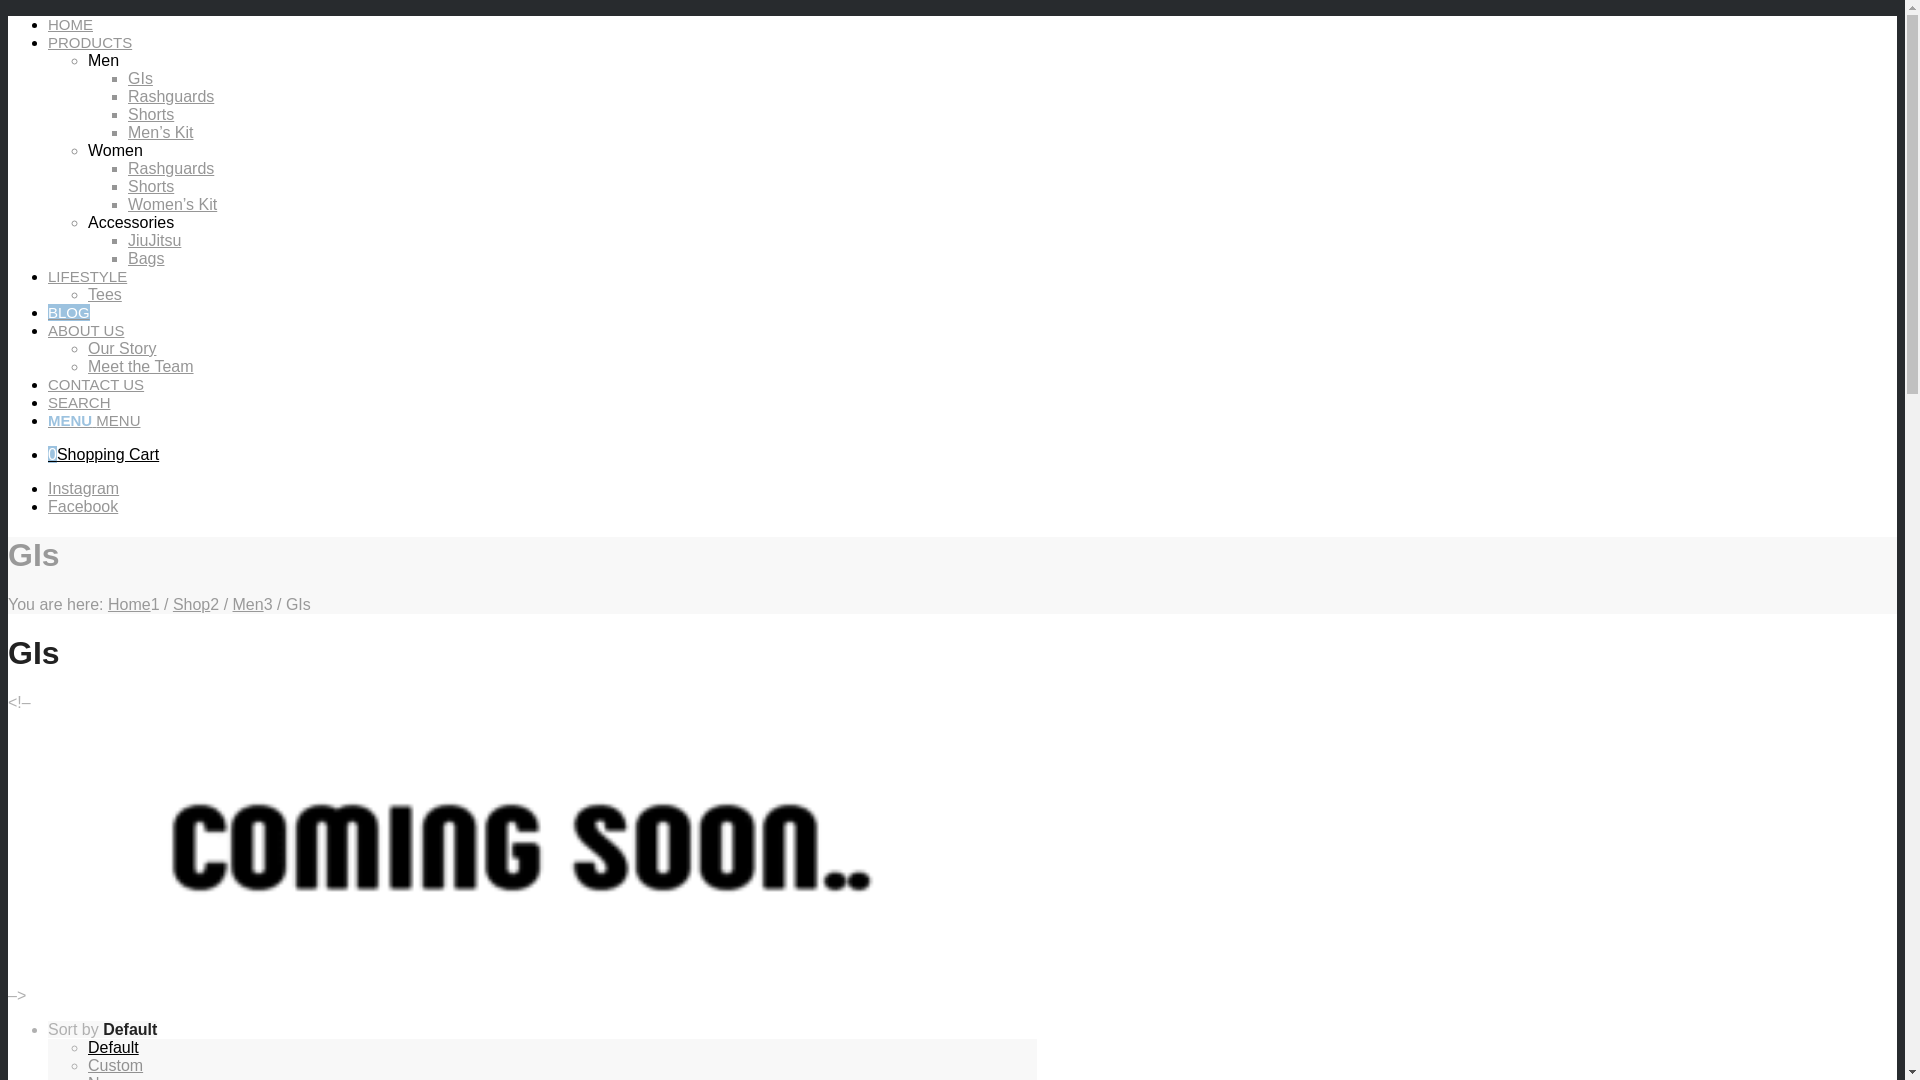 The height and width of the screenshot is (1080, 1920). I want to click on 'SEARCH', so click(79, 402).